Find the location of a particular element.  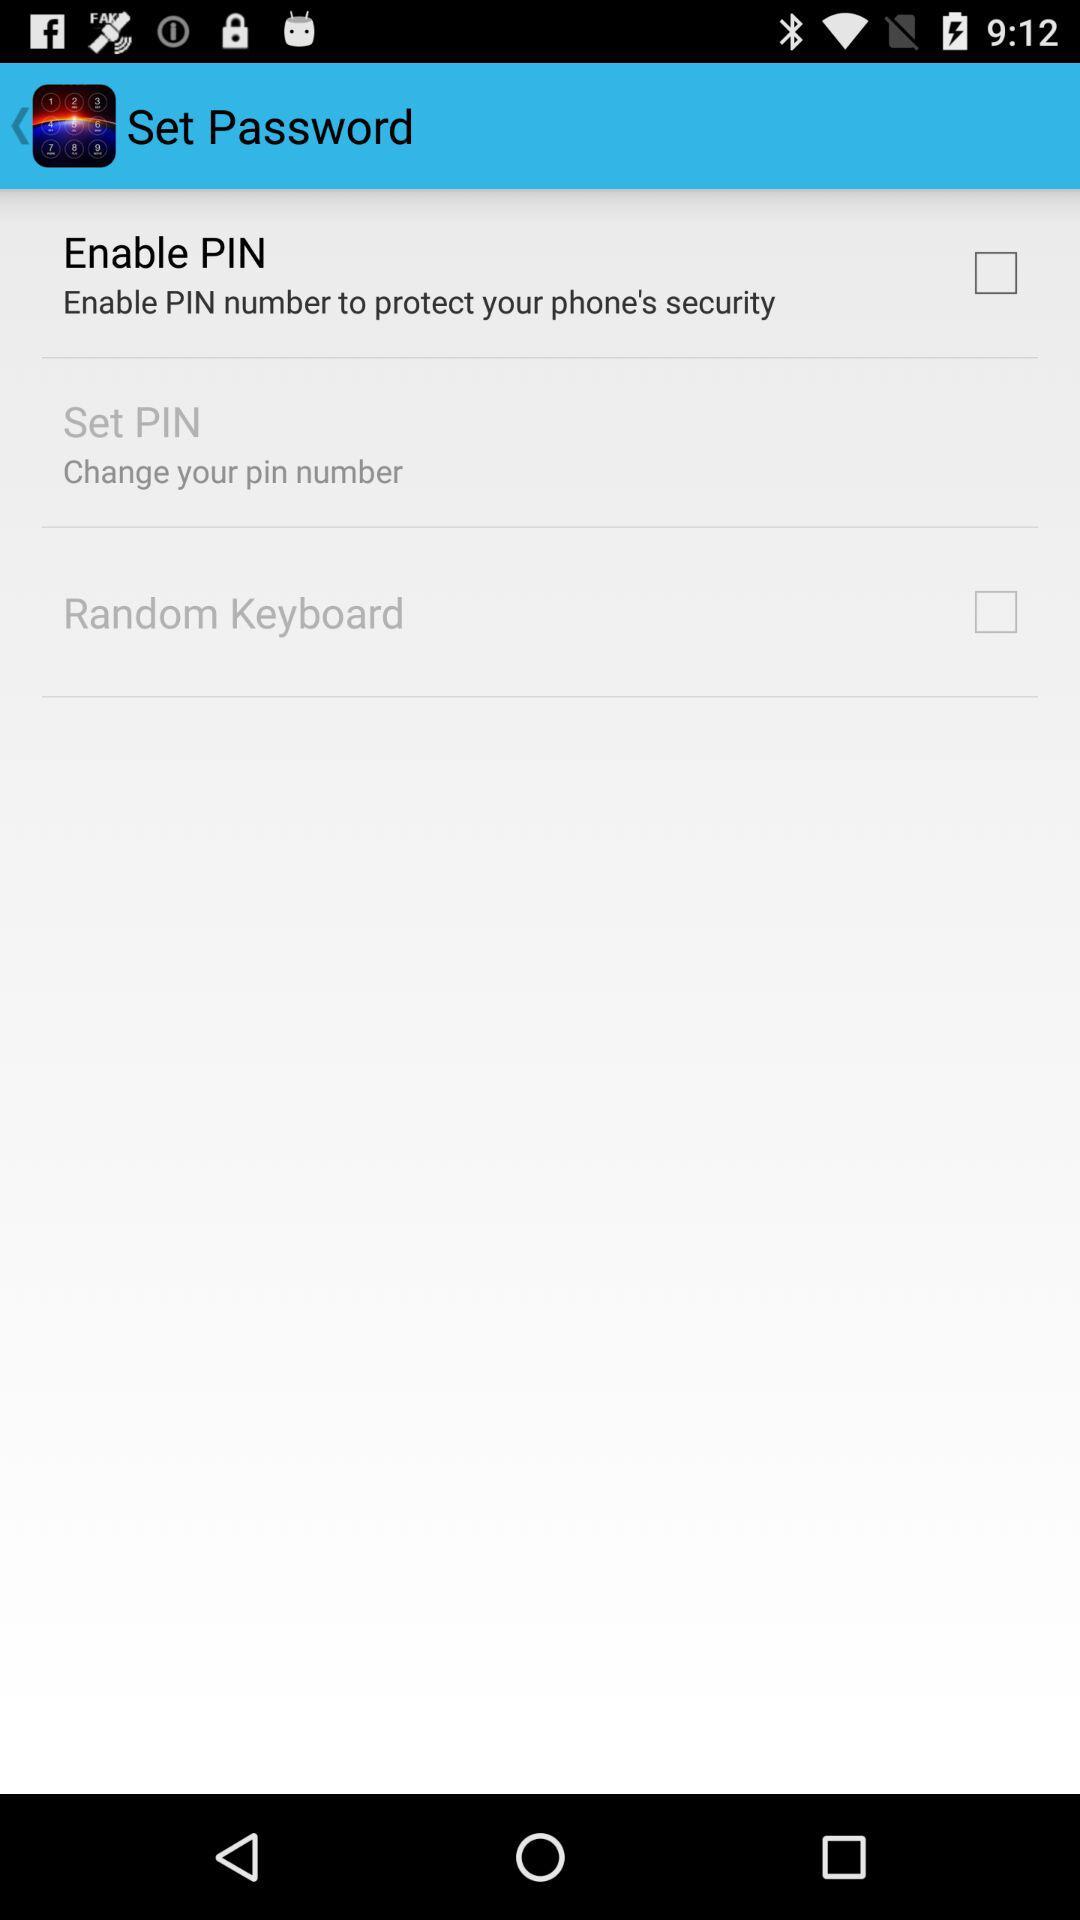

random keyboard is located at coordinates (233, 611).